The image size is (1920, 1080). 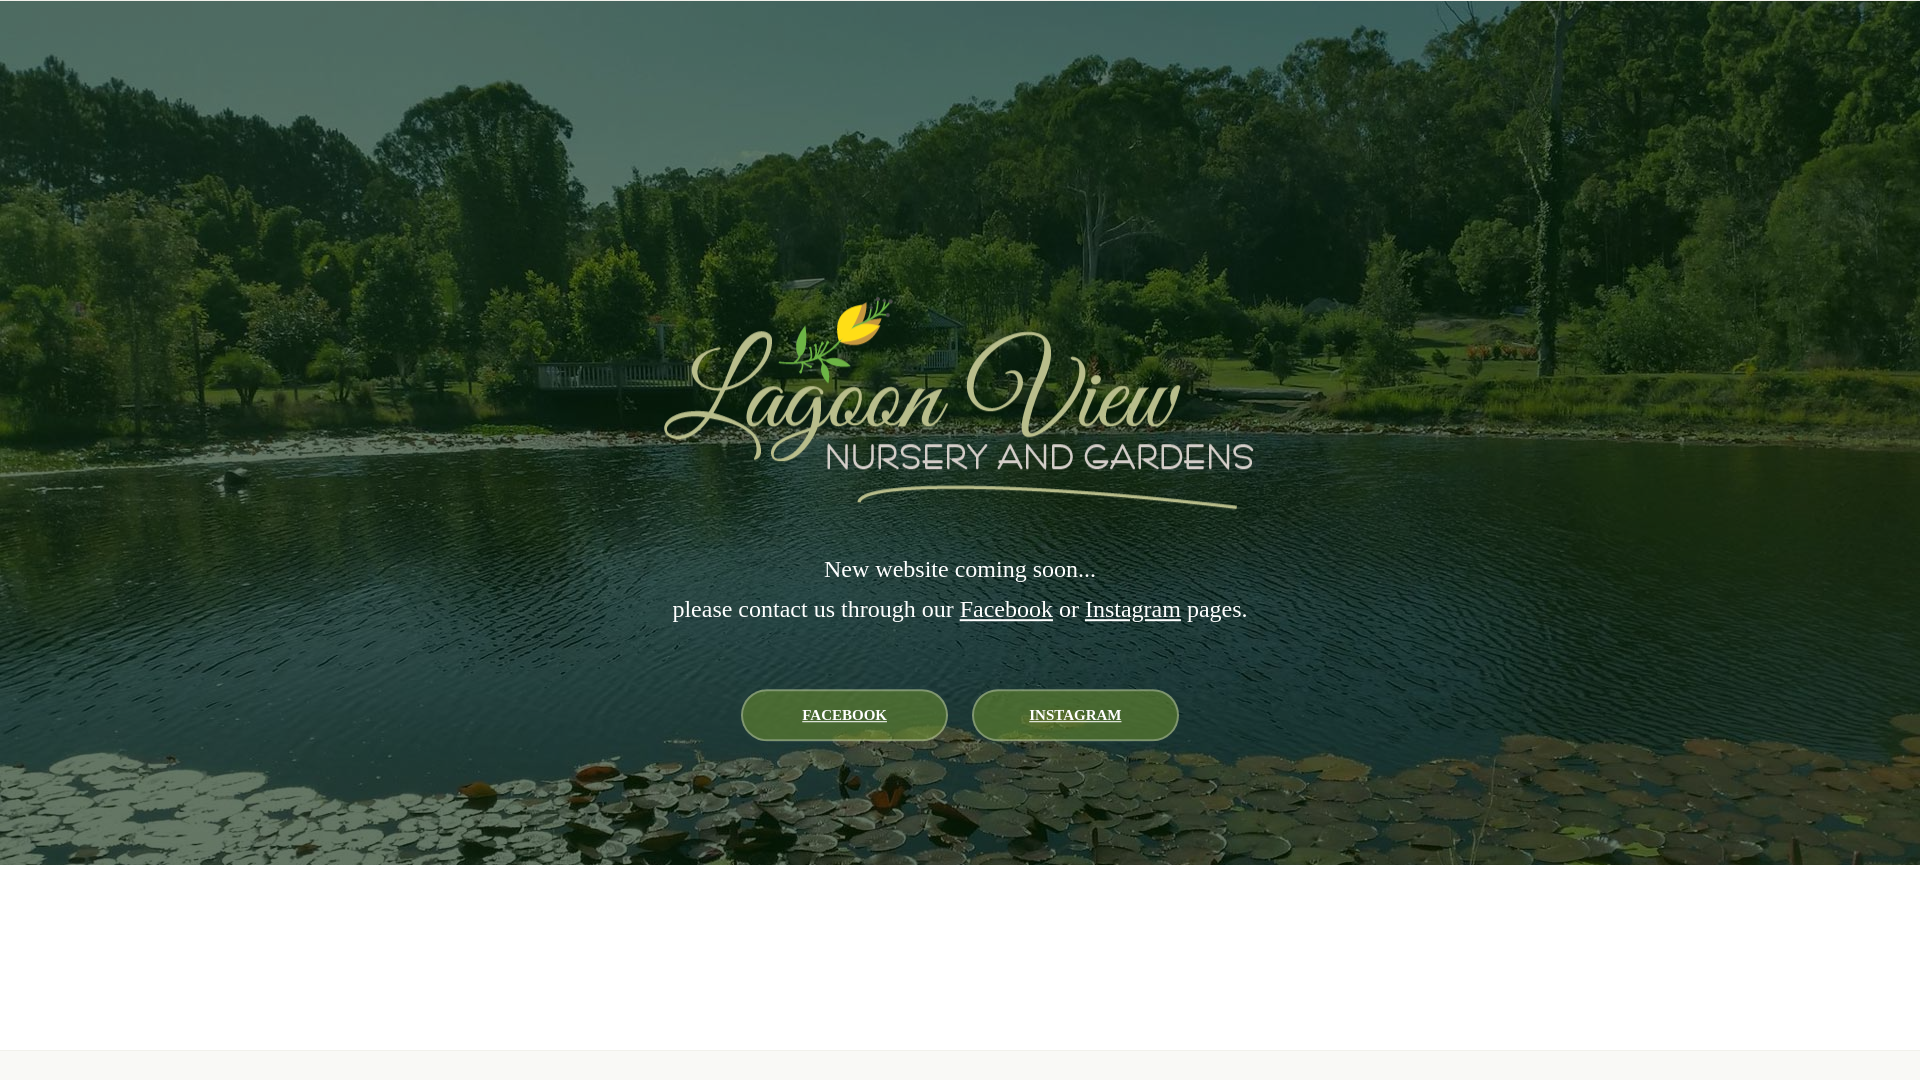 What do you see at coordinates (739, 713) in the screenshot?
I see `'FACEBOOK'` at bounding box center [739, 713].